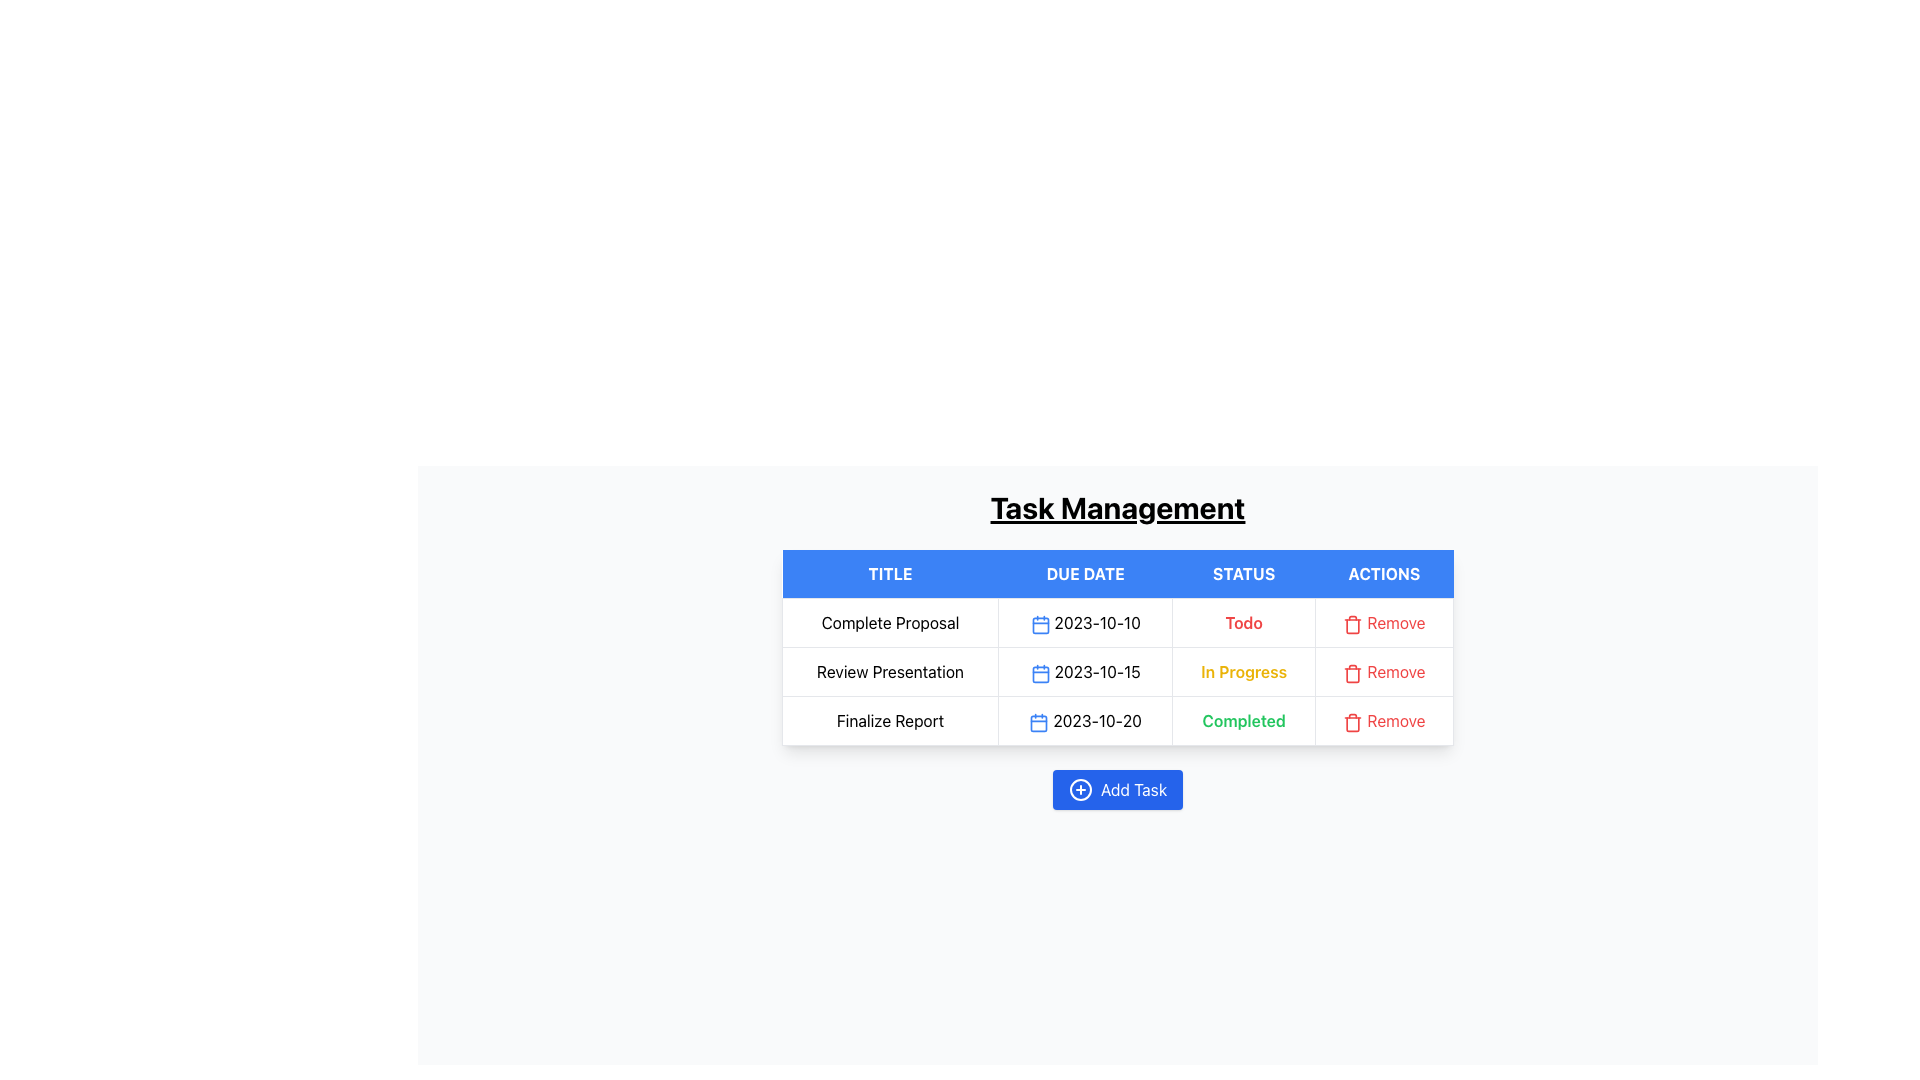 Image resolution: width=1920 pixels, height=1080 pixels. I want to click on the rounded blue icon with a white cross, located left of the 'Add Task' text label, so click(1079, 789).